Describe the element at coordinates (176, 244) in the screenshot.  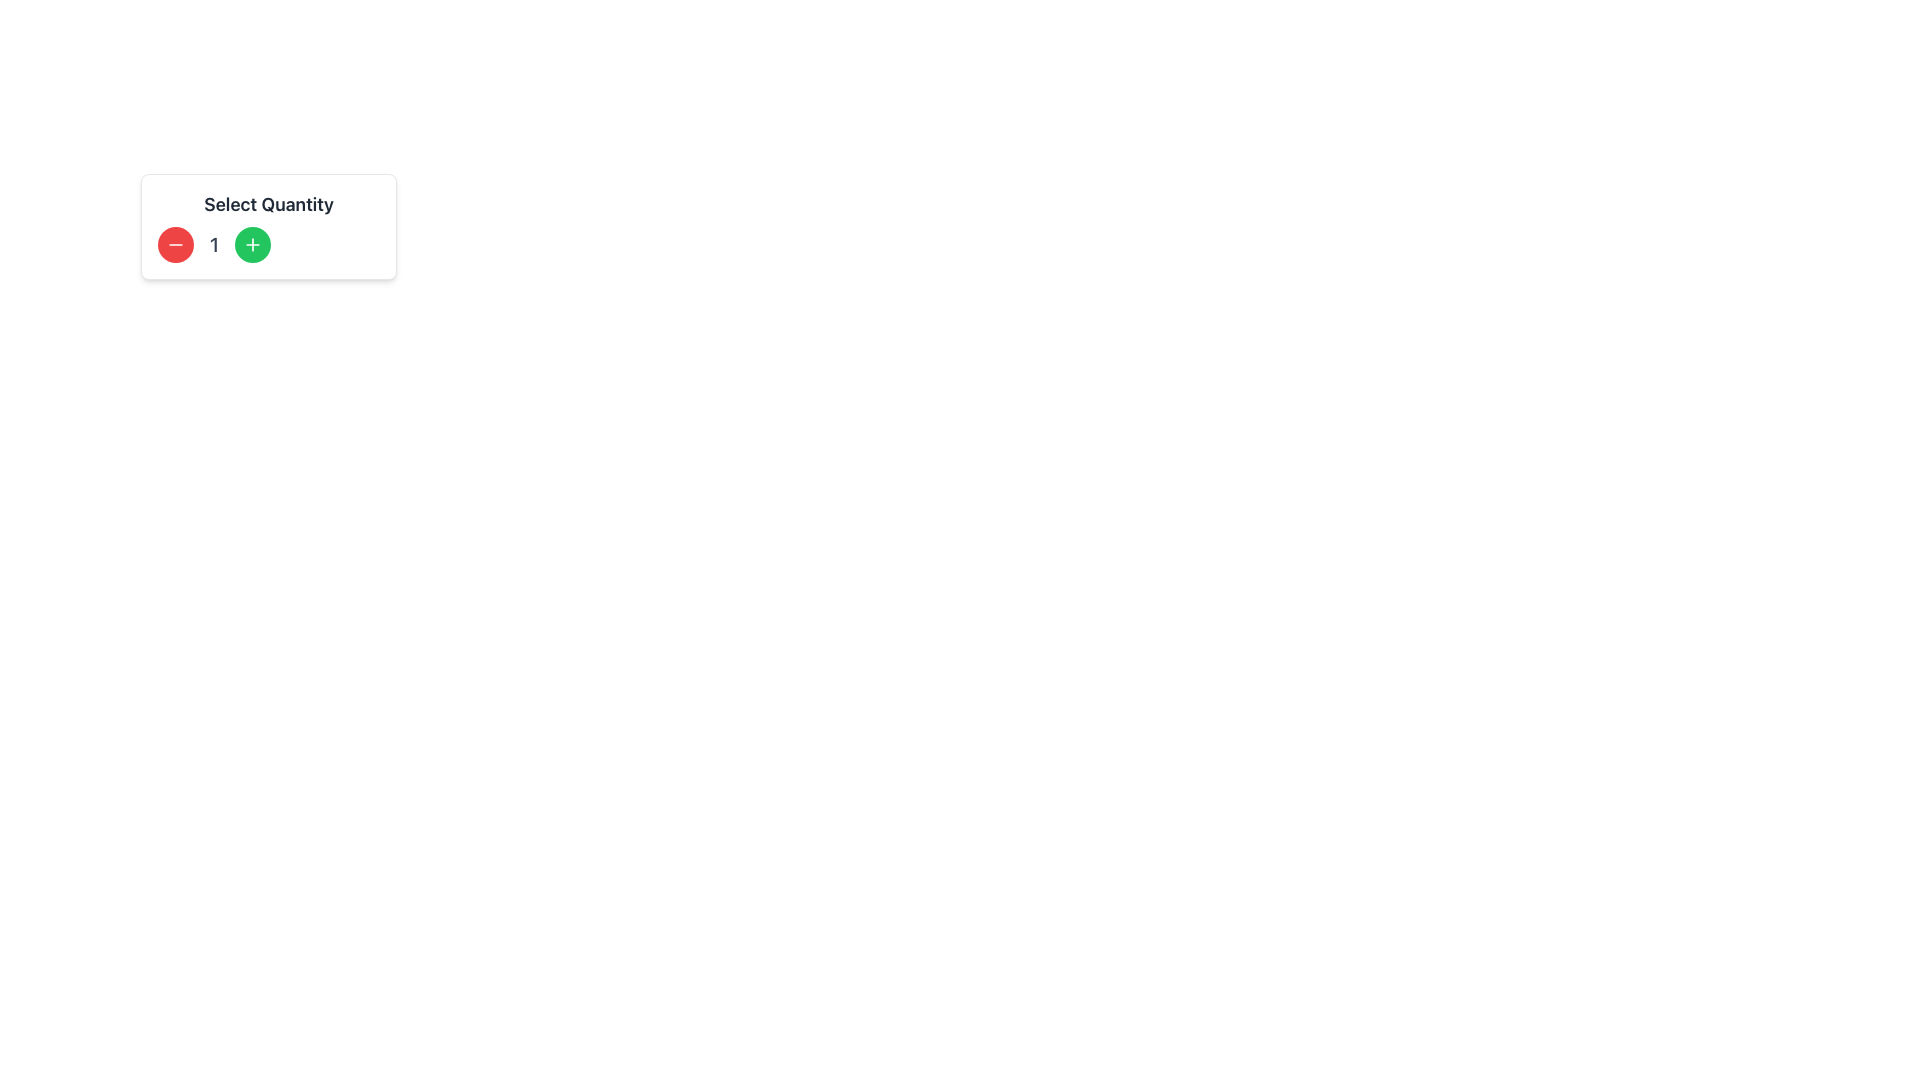
I see `the circular red button with a white 'minus' icon to decrement the value` at that location.